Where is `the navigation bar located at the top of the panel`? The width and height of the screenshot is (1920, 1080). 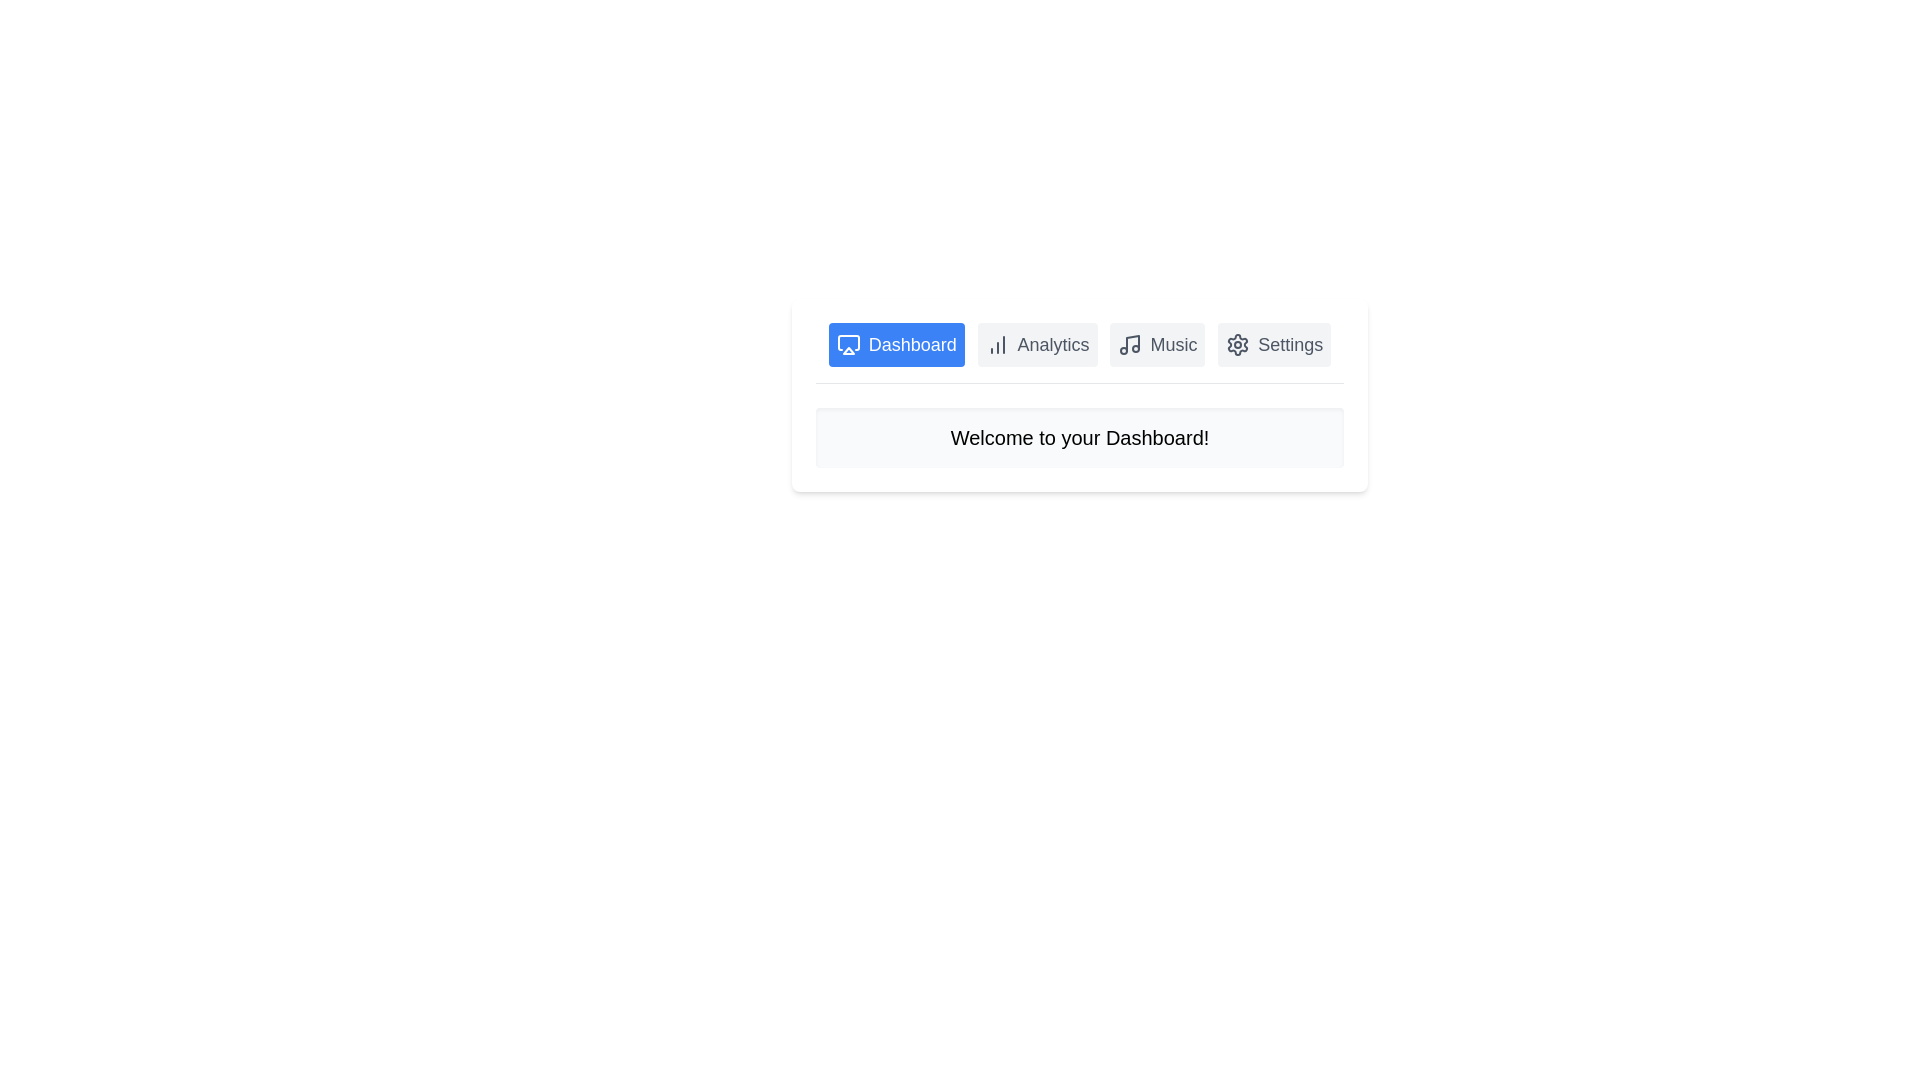
the navigation bar located at the top of the panel is located at coordinates (1079, 352).